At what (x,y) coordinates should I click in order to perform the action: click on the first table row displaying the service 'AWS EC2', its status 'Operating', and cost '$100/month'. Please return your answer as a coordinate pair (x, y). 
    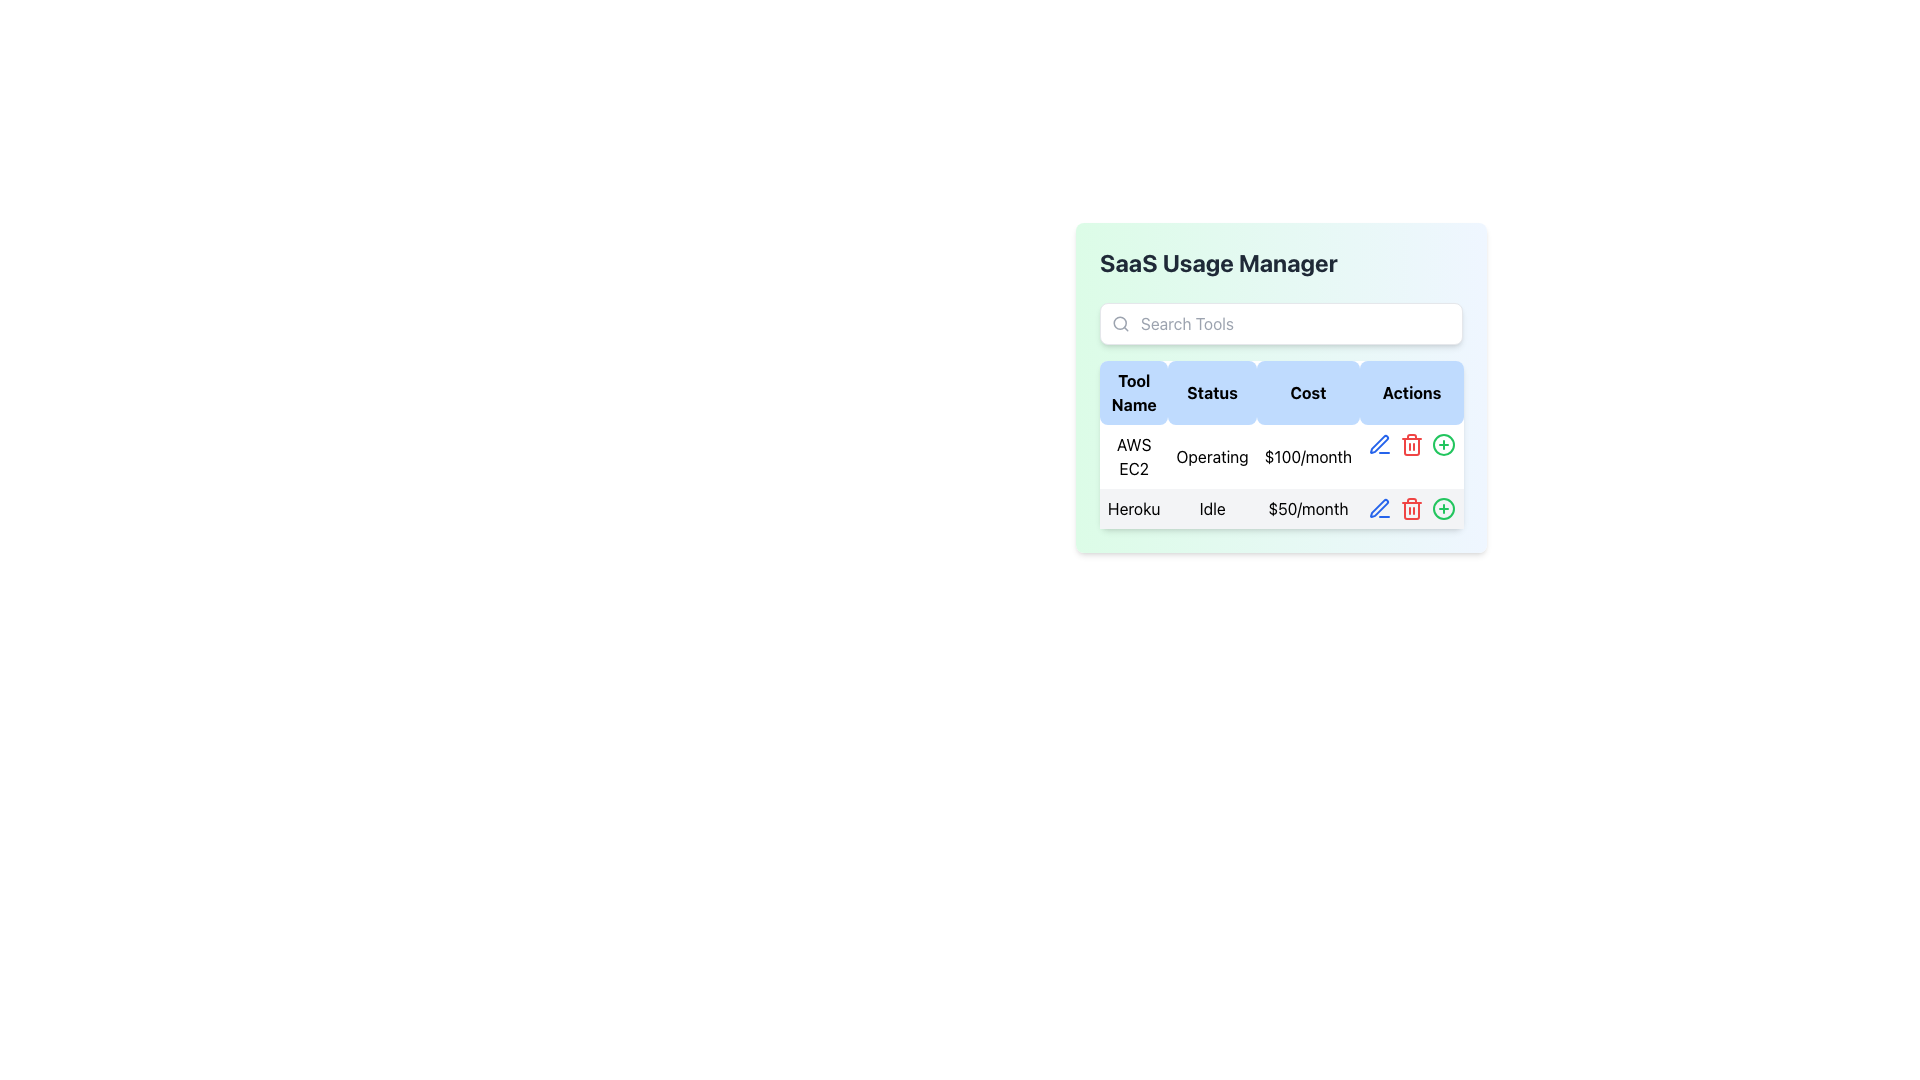
    Looking at the image, I should click on (1281, 456).